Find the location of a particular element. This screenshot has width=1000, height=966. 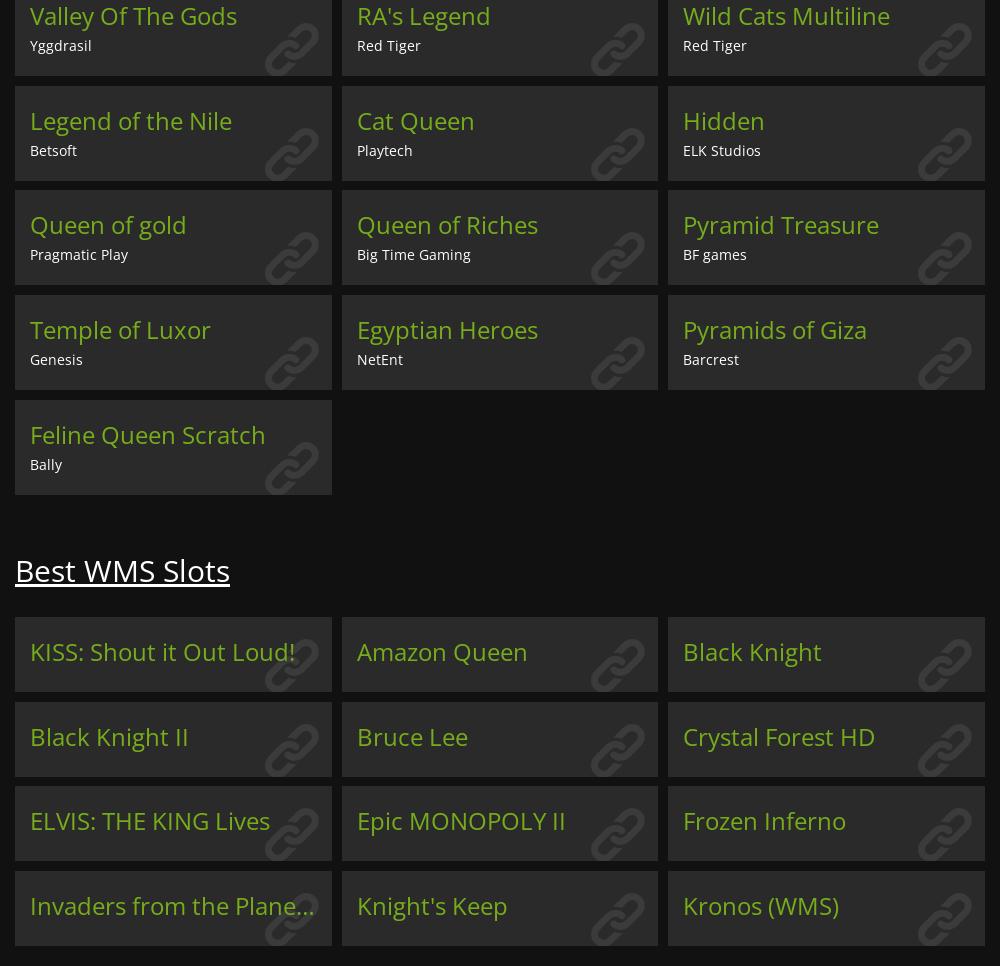

'Egyptian Heroes' is located at coordinates (445, 329).